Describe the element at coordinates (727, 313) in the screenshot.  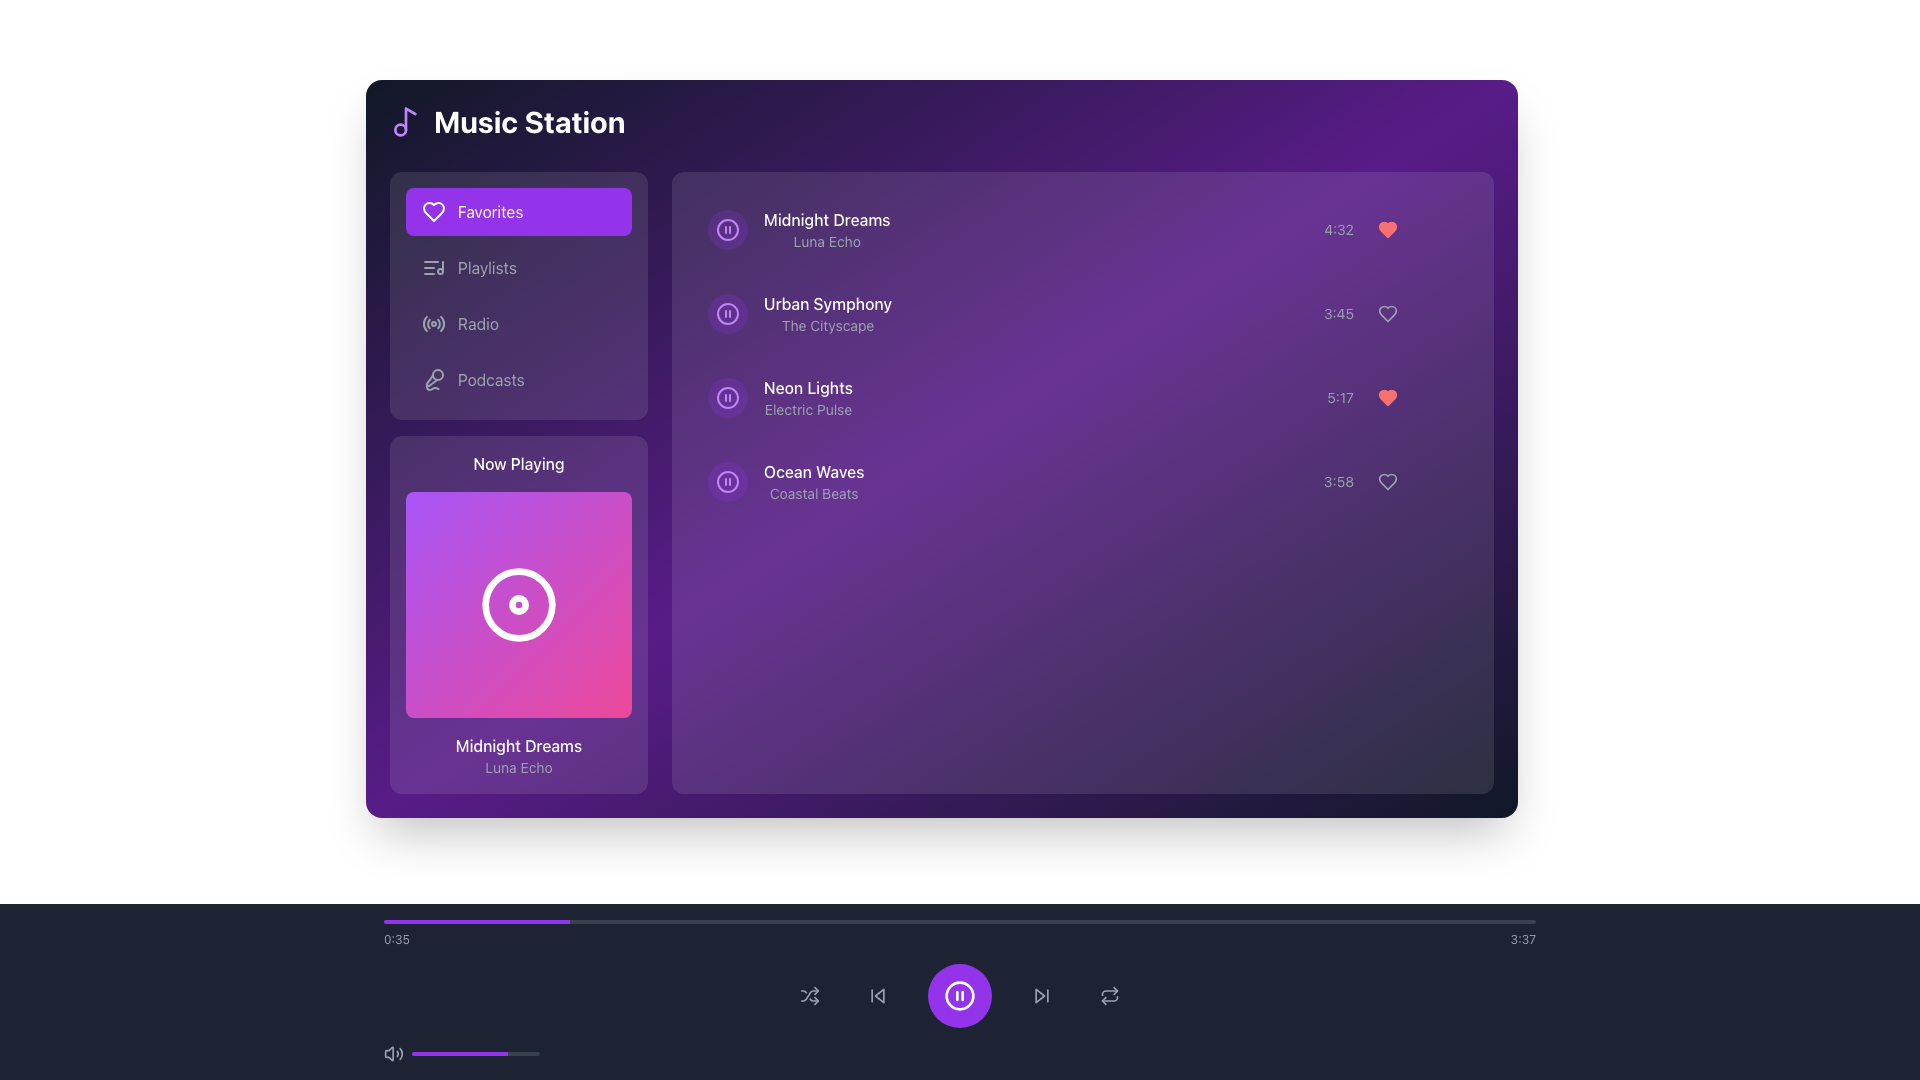
I see `the pause button for the 'Urban Symphony' music track` at that location.